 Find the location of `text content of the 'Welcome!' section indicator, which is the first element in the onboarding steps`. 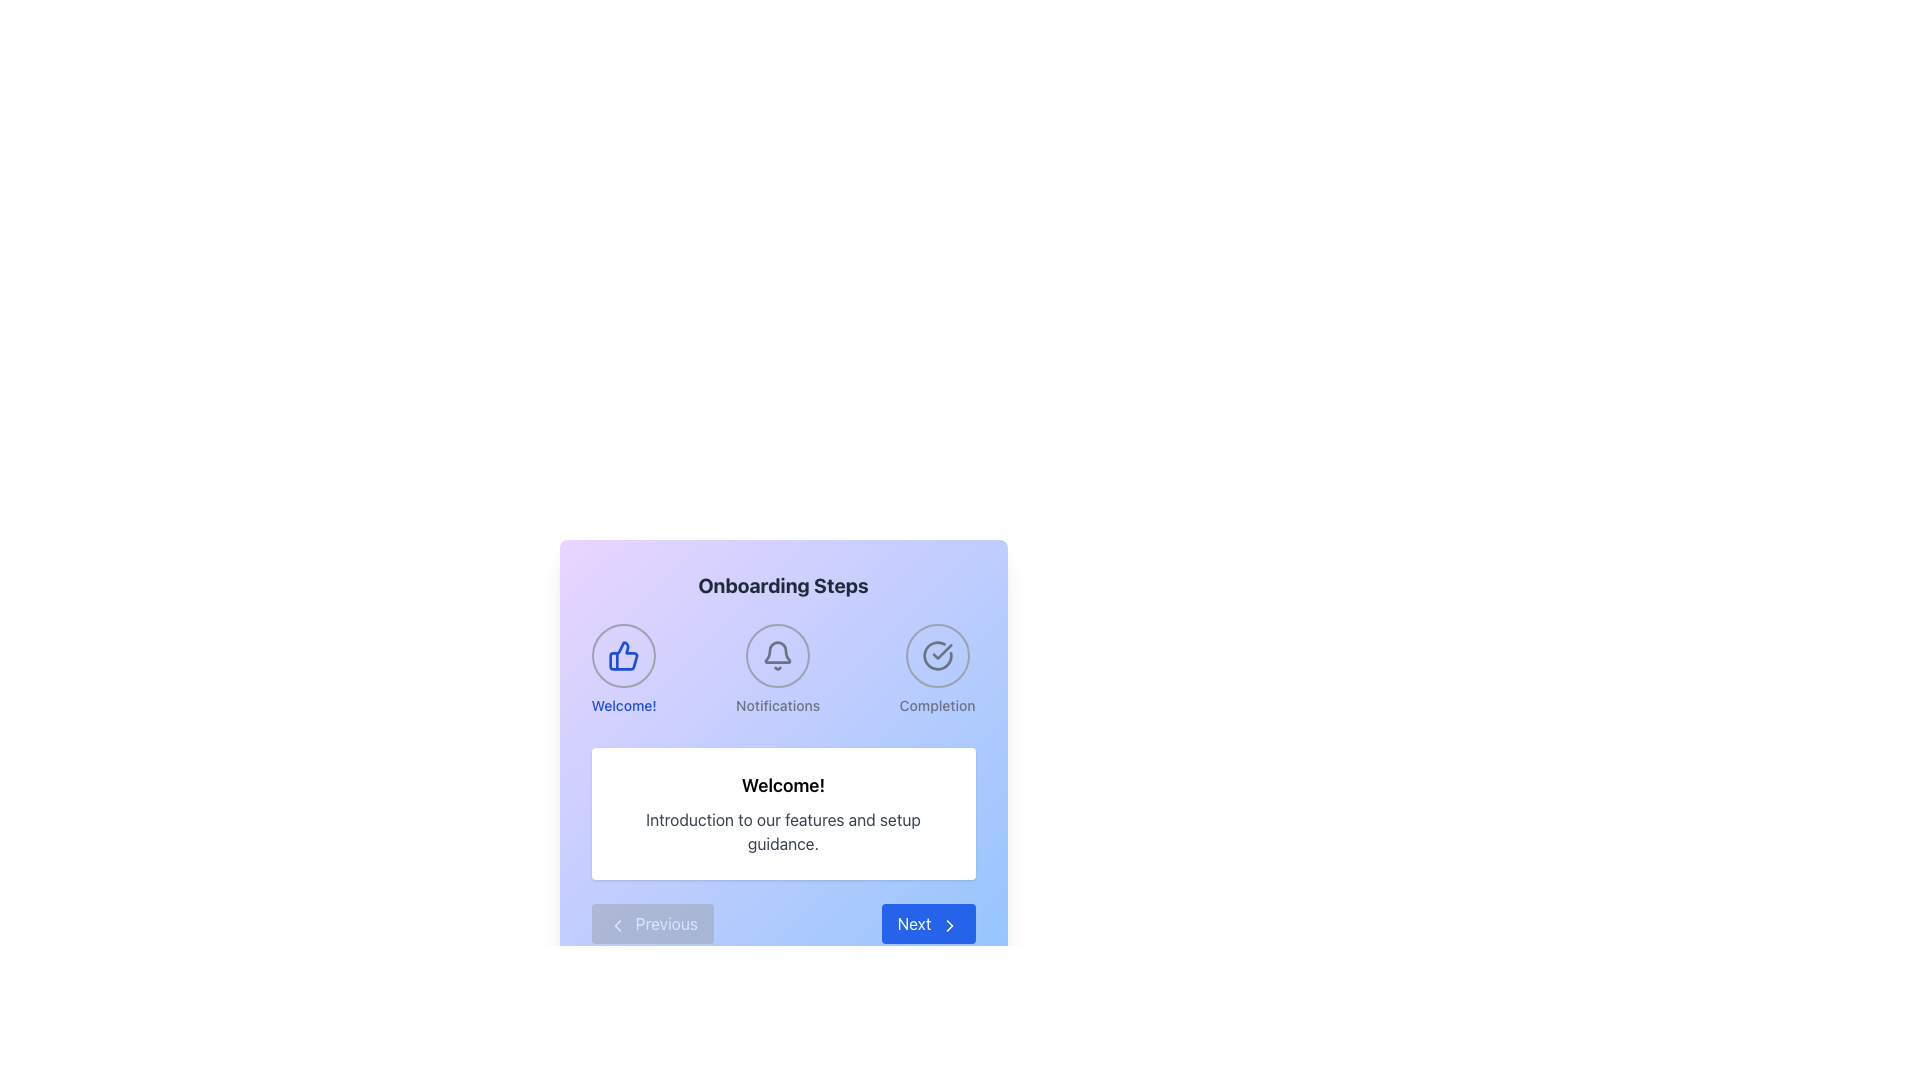

text content of the 'Welcome!' section indicator, which is the first element in the onboarding steps is located at coordinates (623, 670).